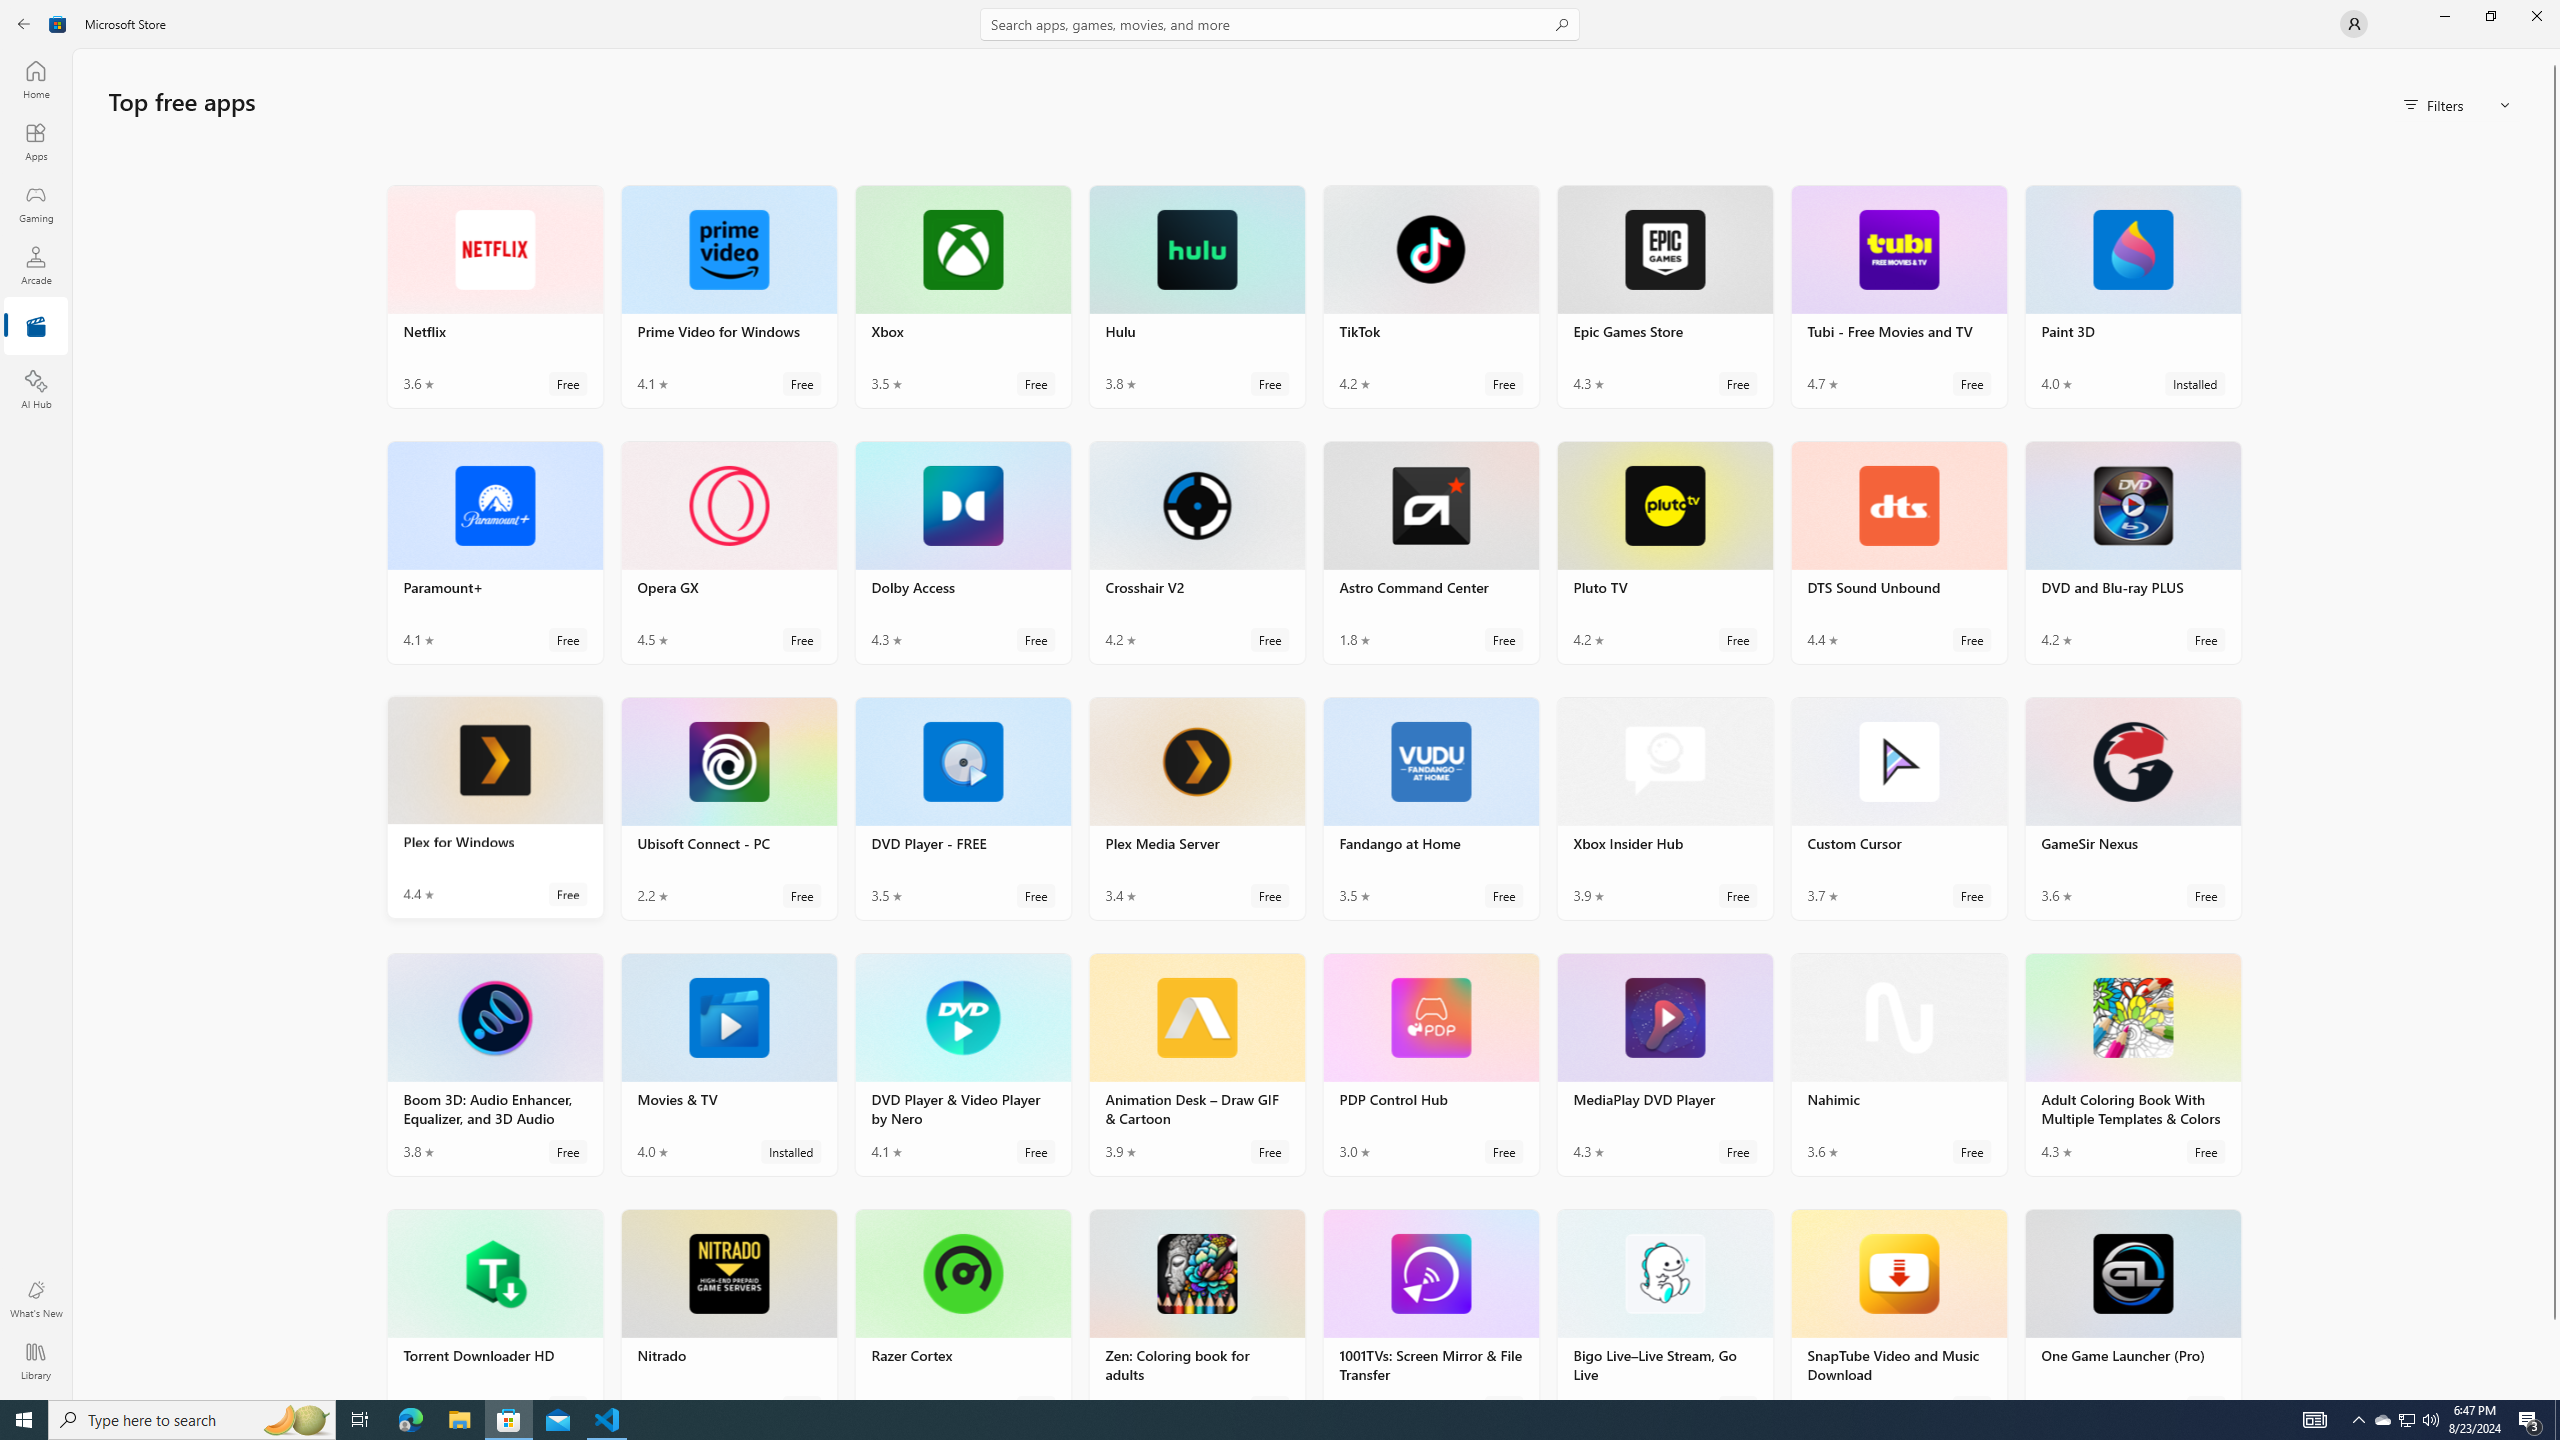  I want to click on 'What', so click(34, 1298).